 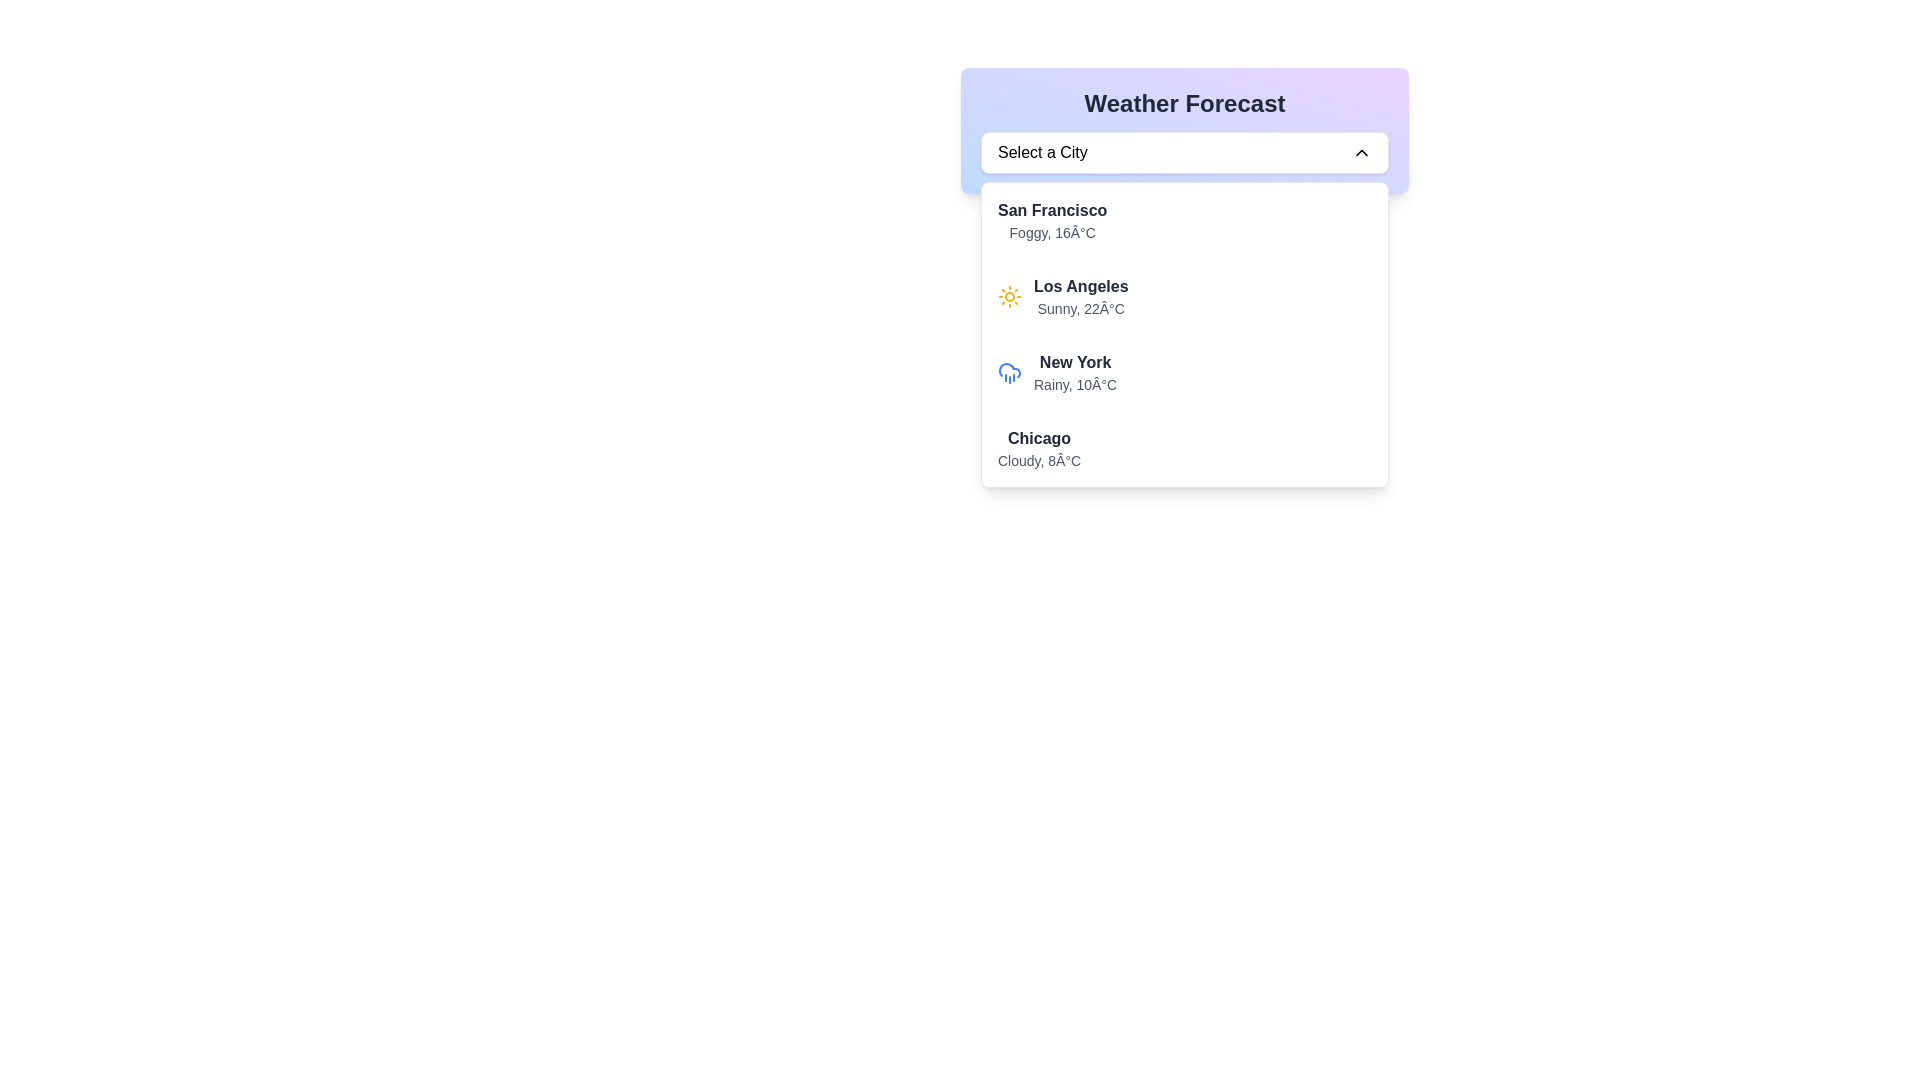 What do you see at coordinates (1185, 220) in the screenshot?
I see `the List item displaying weather information for 'San Francisco' with the current condition 'Foggy' and temperature '16°C', which is the first item in the vertical list of cities` at bounding box center [1185, 220].